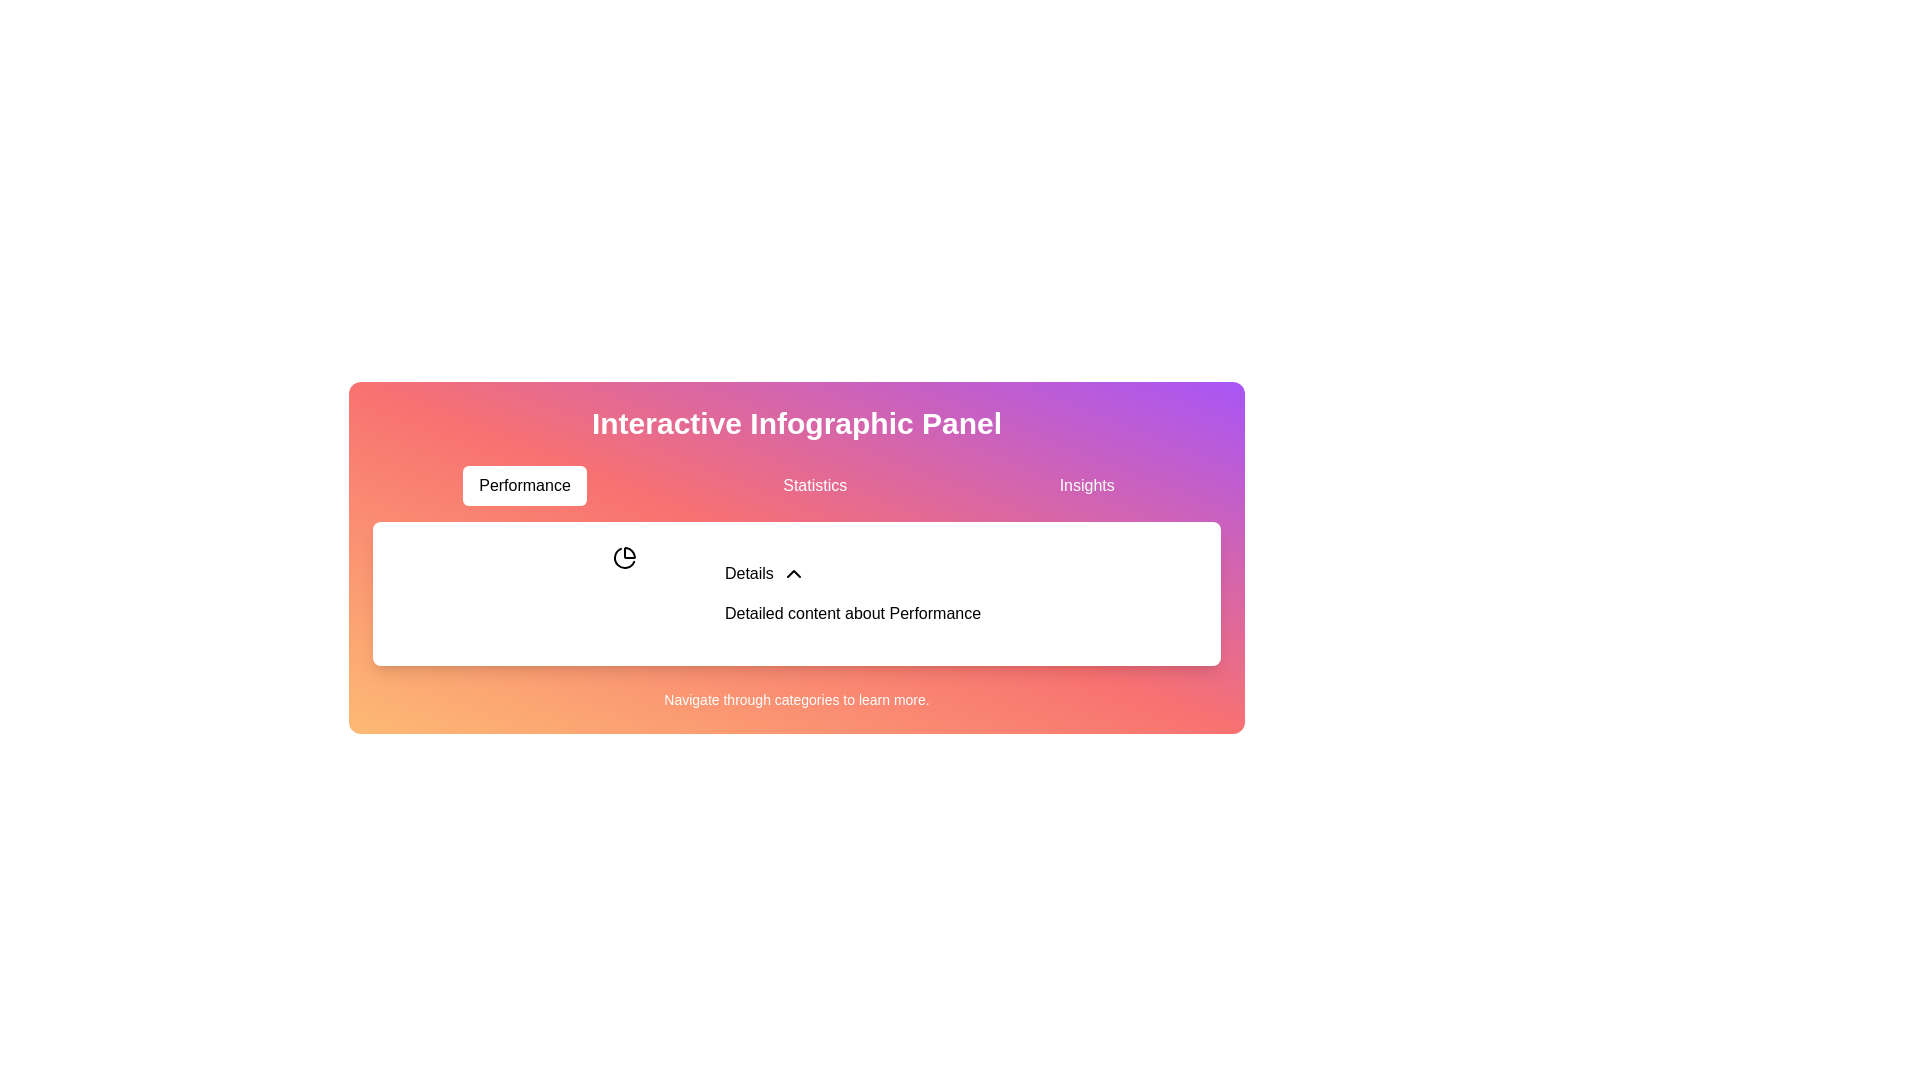 This screenshot has height=1080, width=1920. I want to click on the 'Insights' button, which is a rectangular button with rounded corners and a gradient background, located at the far right of the button group beneath the title 'Interactive Infographic Panel', so click(1086, 486).